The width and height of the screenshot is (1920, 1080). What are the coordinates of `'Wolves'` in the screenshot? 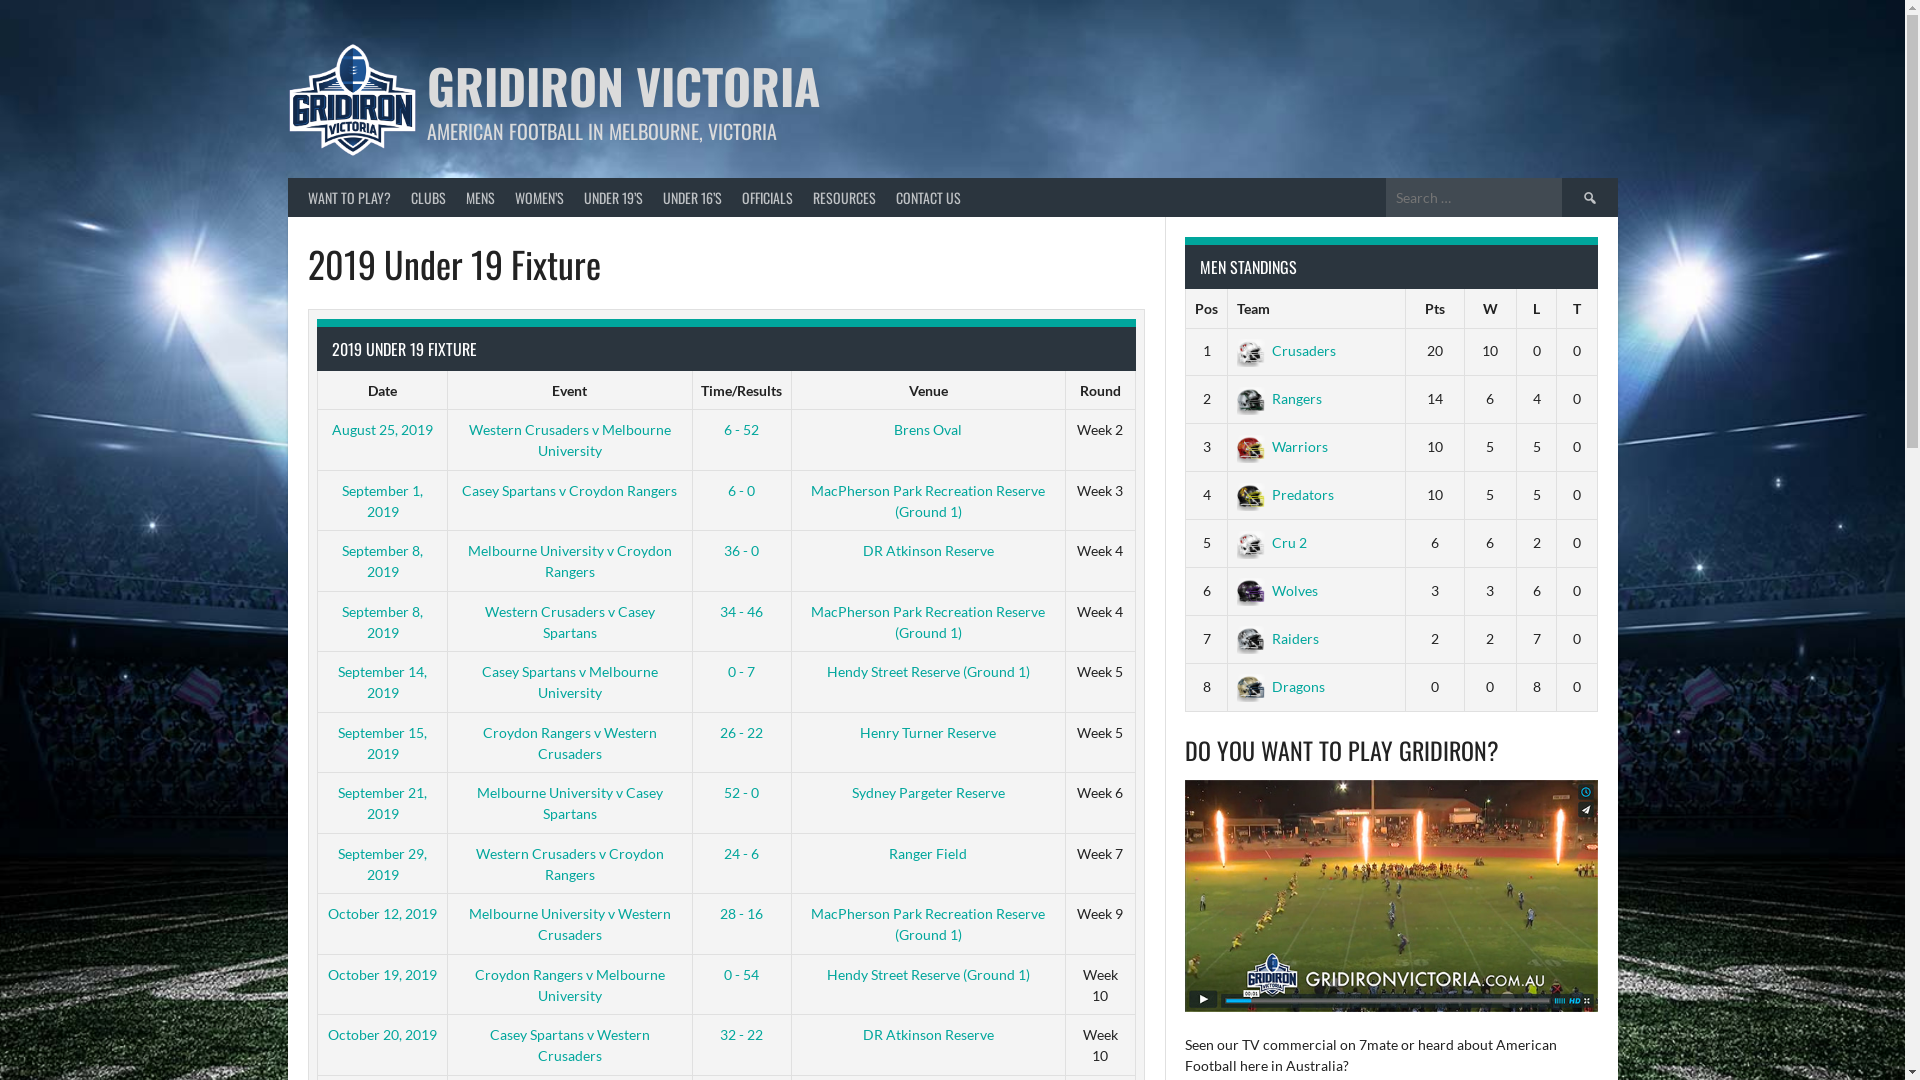 It's located at (1276, 589).